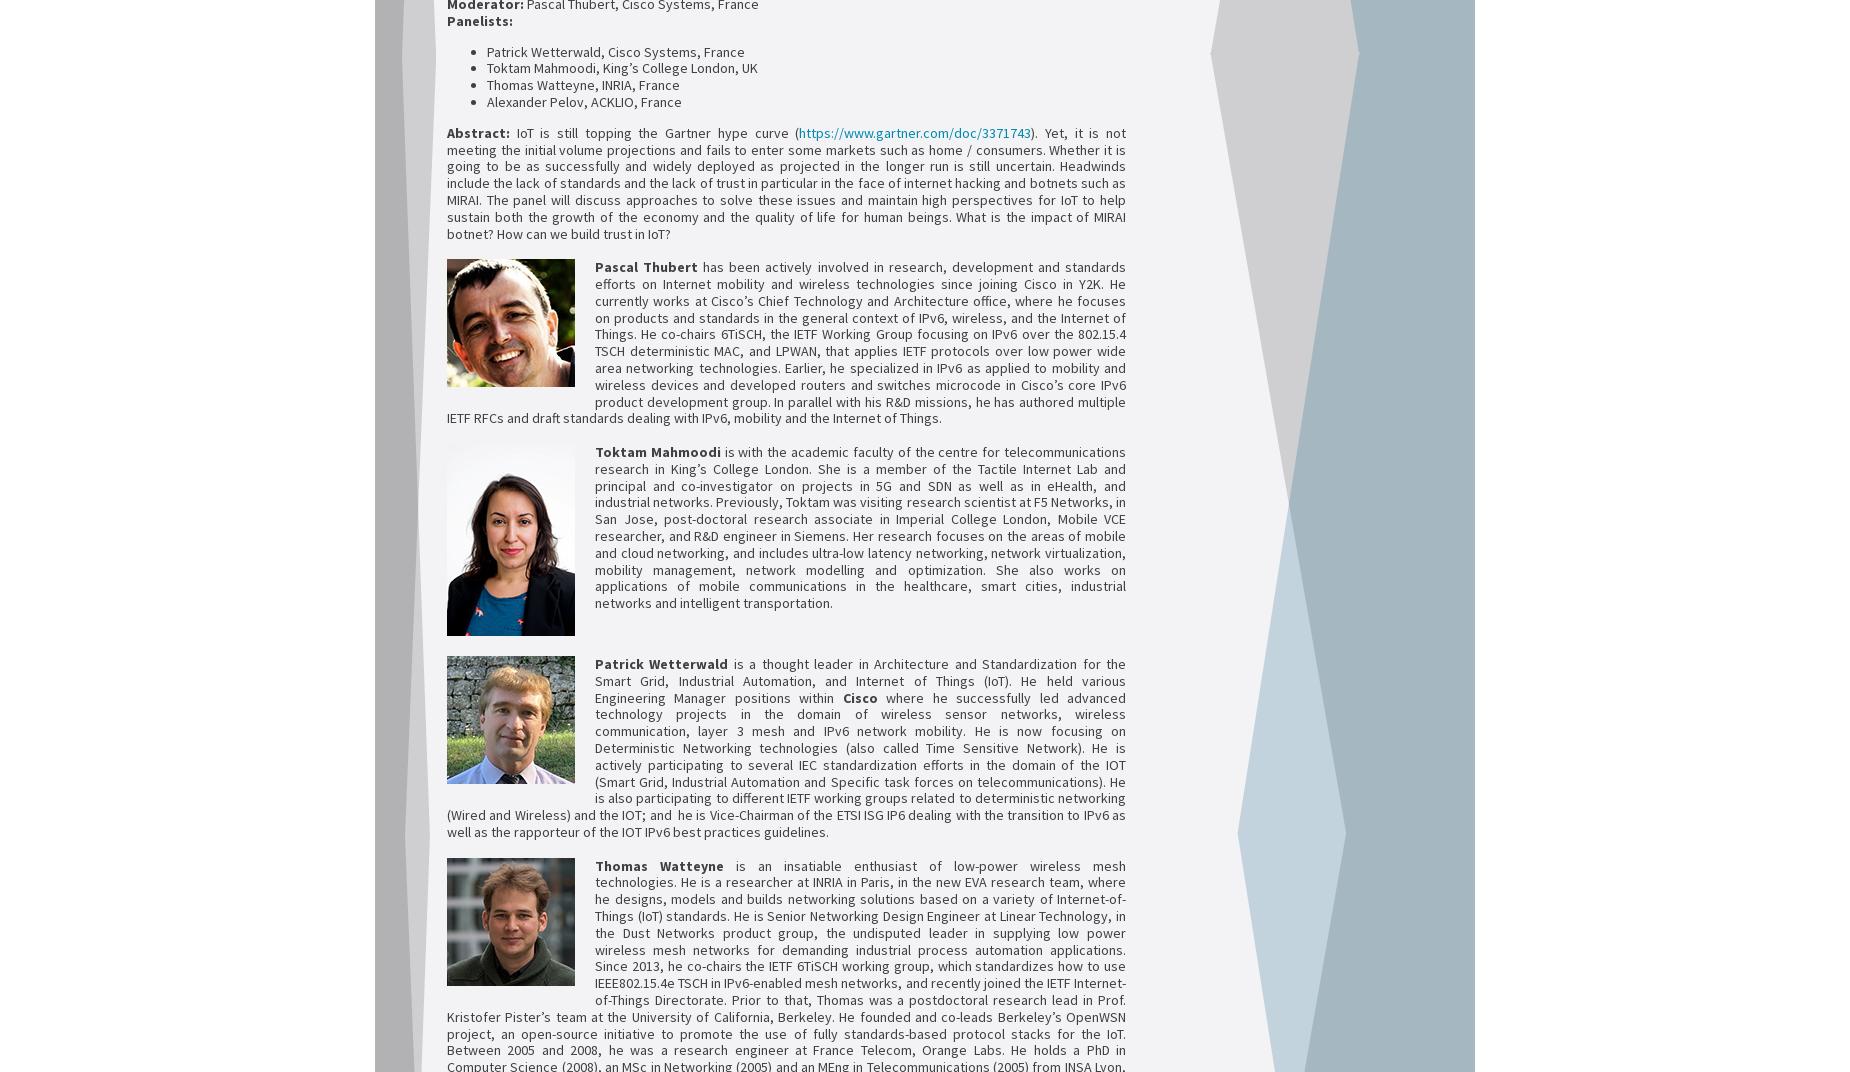  I want to click on 'Patrick Wetterwald, Cisco Systems, France', so click(616, 50).